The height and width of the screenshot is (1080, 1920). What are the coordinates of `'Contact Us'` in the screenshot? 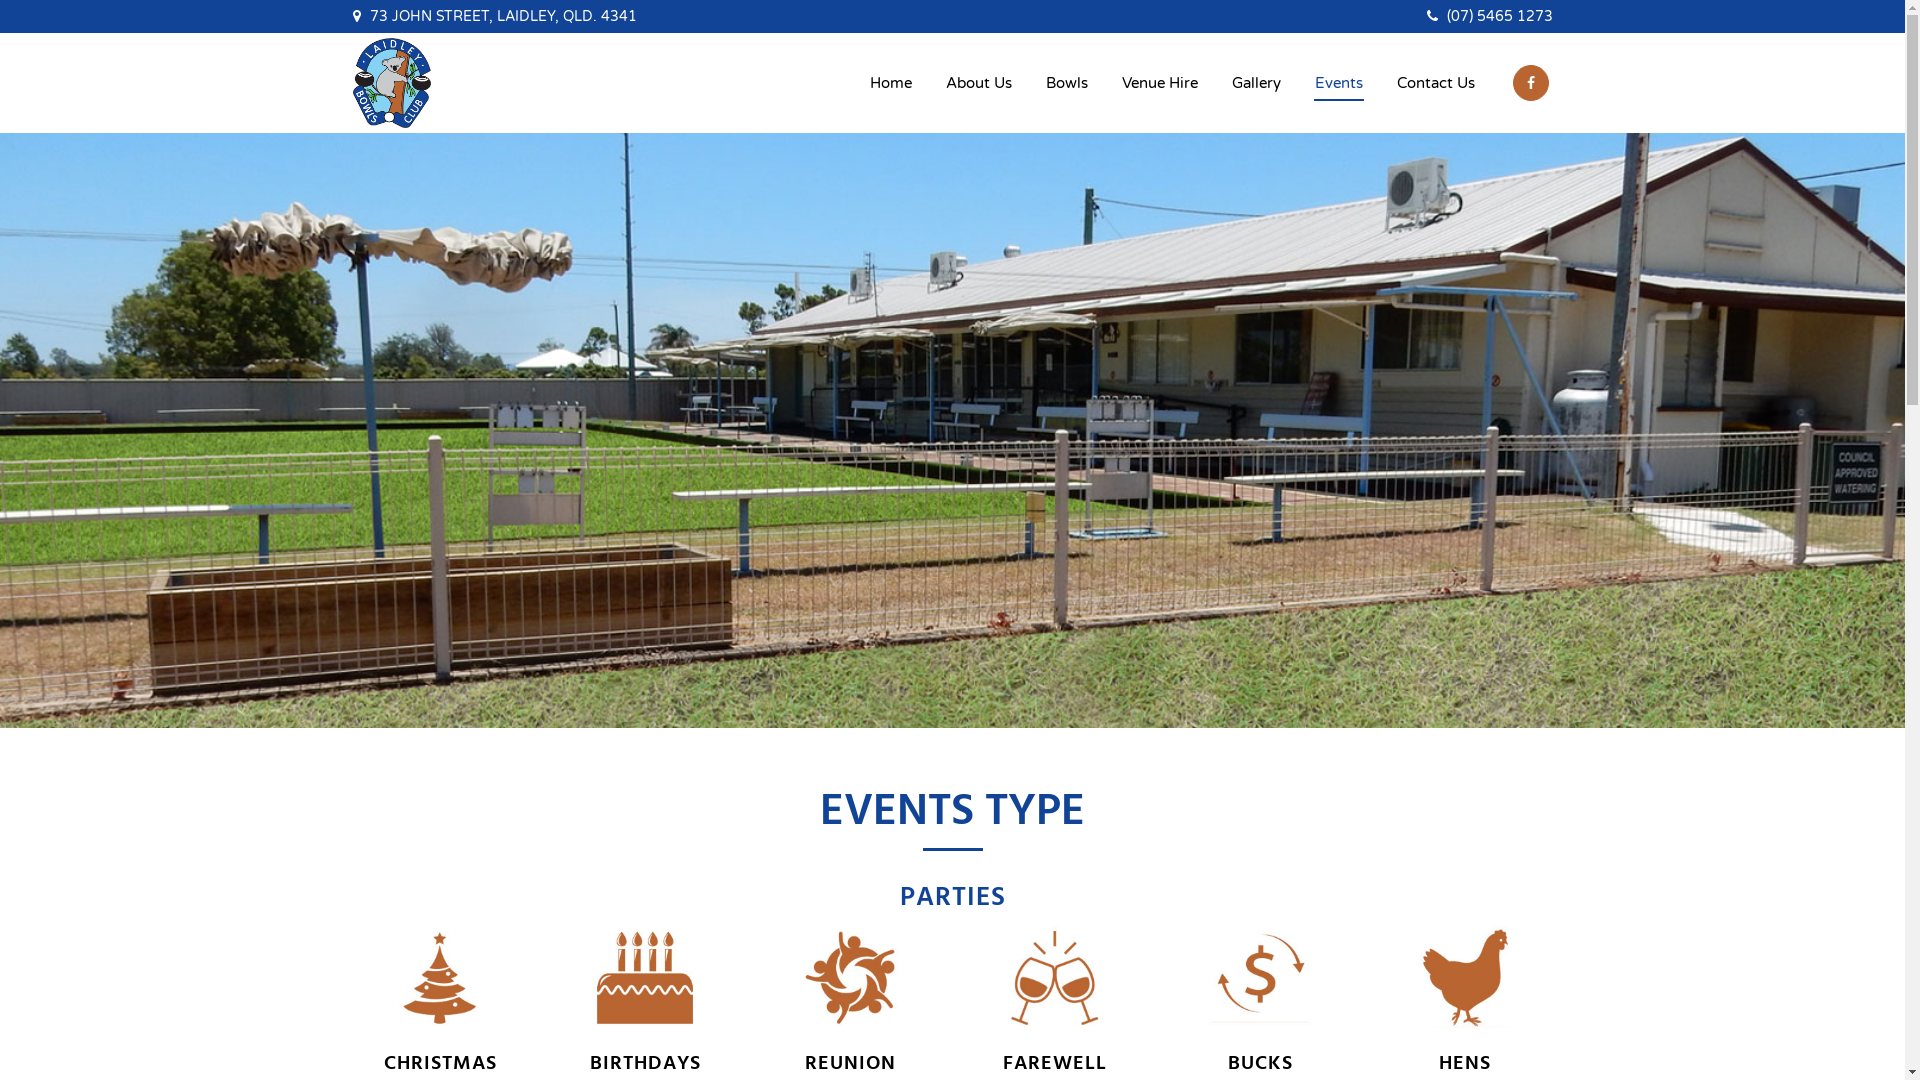 It's located at (1434, 82).